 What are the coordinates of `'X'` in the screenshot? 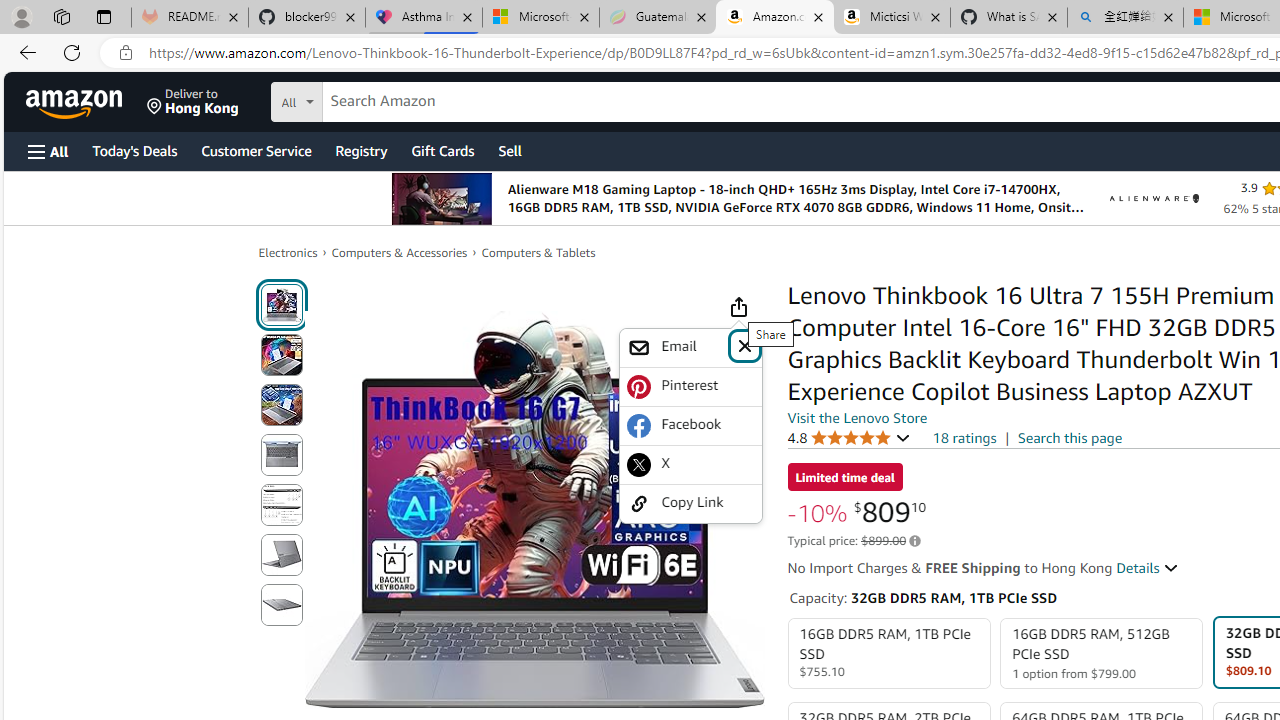 It's located at (690, 465).